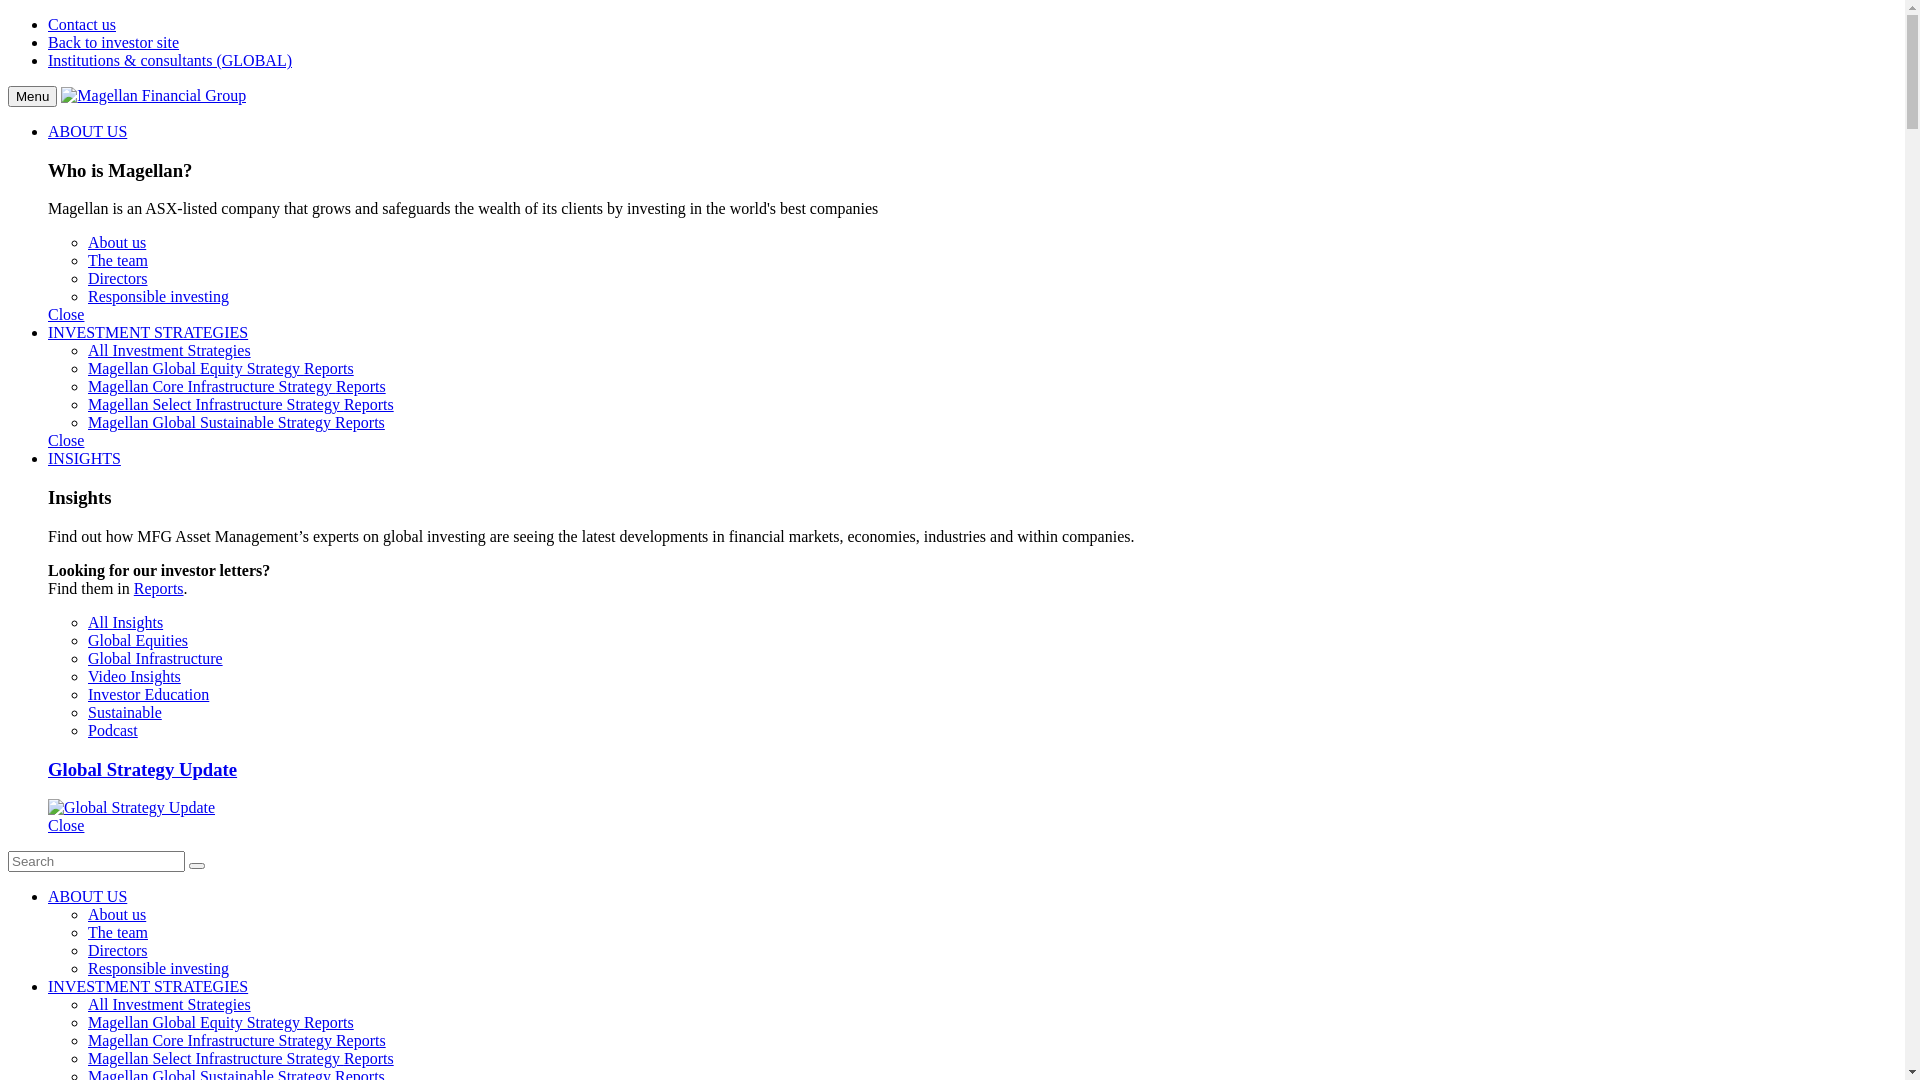 This screenshot has width=1920, height=1080. I want to click on 'Podcast', so click(86, 730).